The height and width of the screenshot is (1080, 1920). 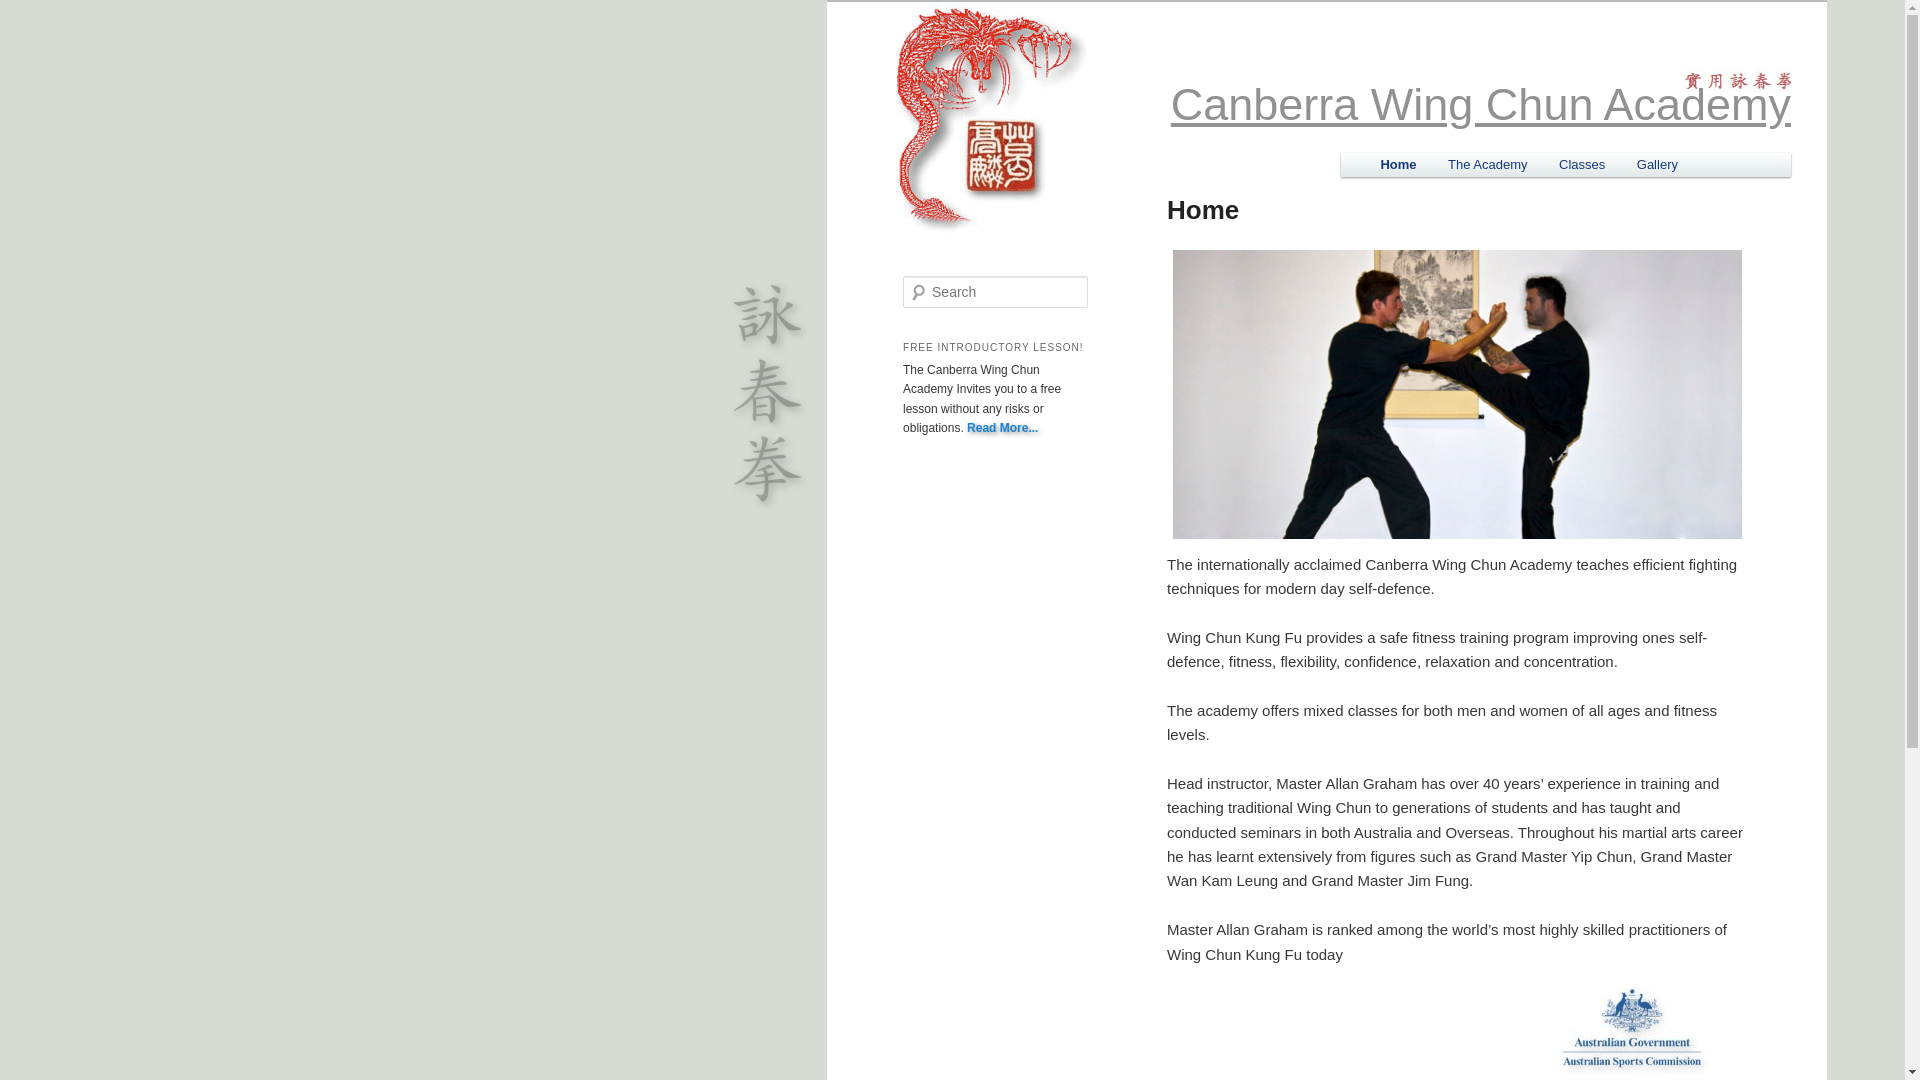 I want to click on 'Classes', so click(x=1581, y=163).